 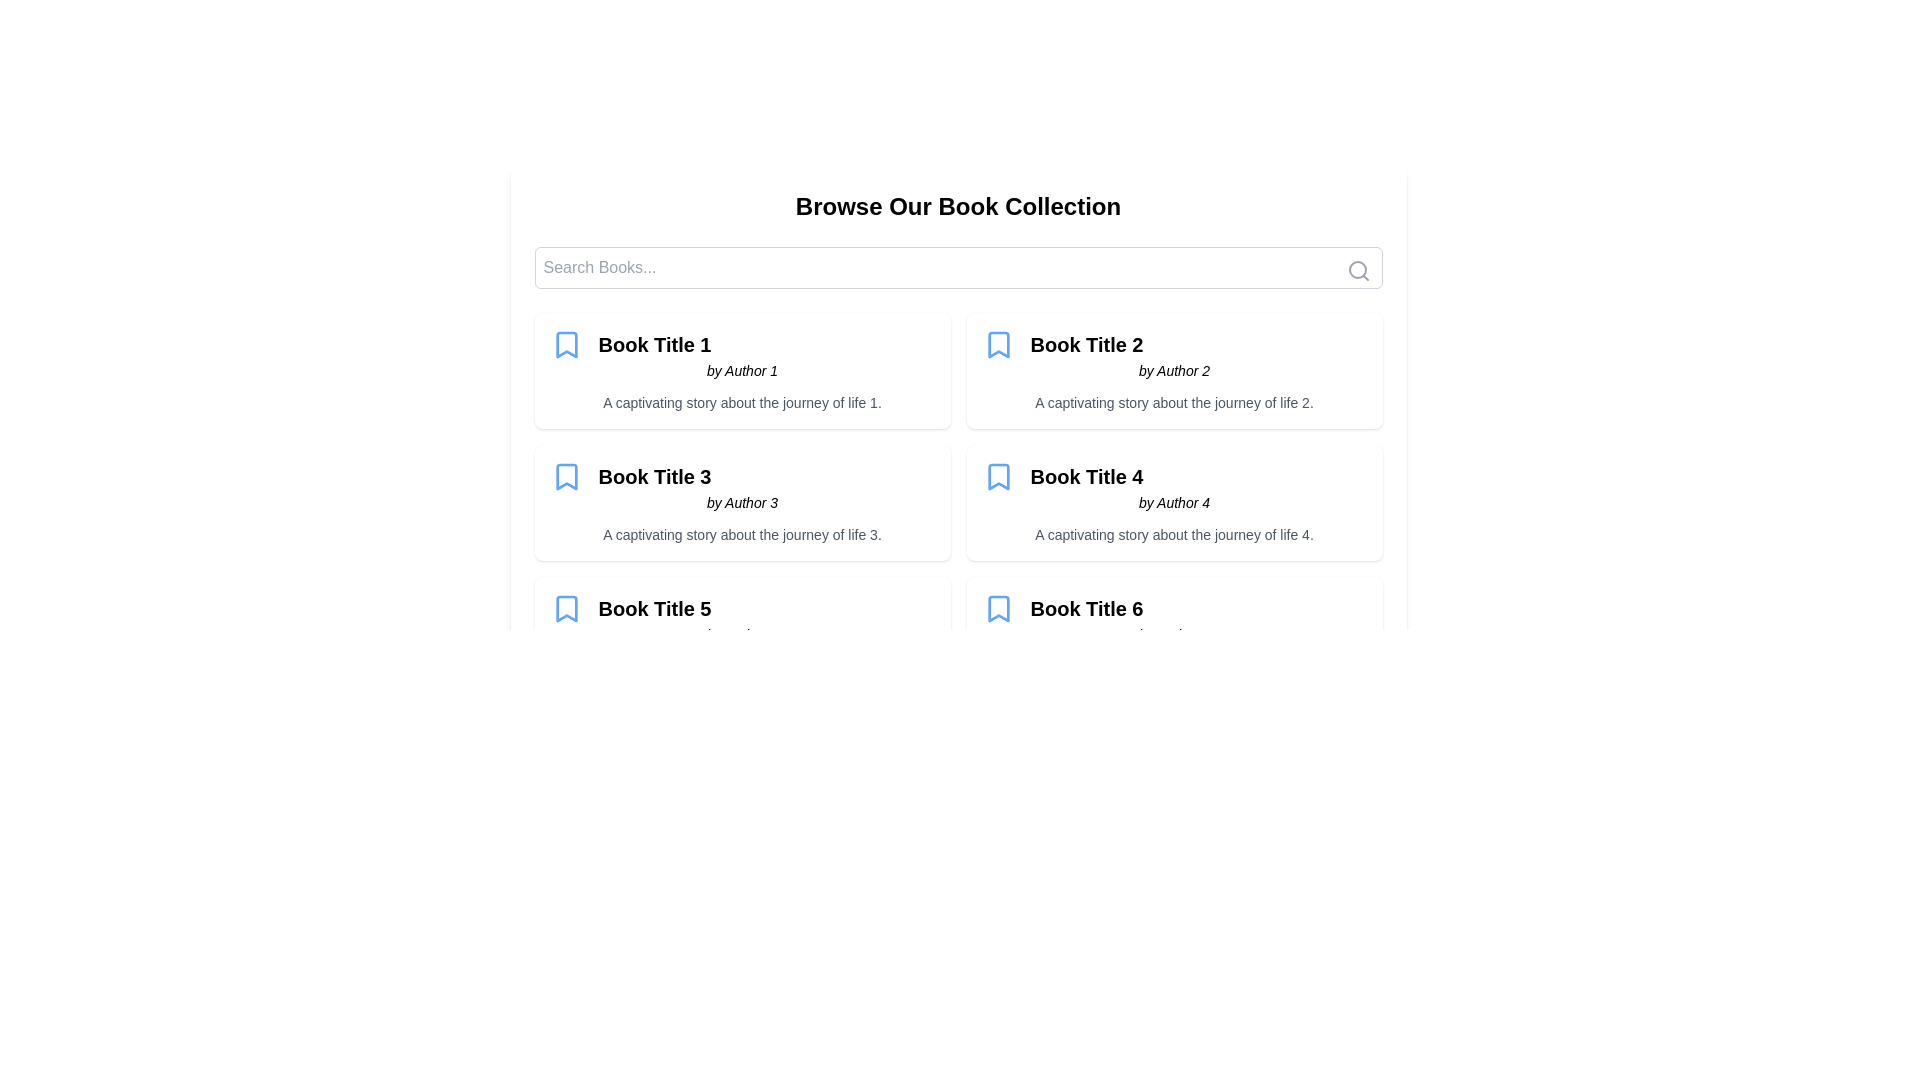 What do you see at coordinates (998, 477) in the screenshot?
I see `the bookmark-shaped icon in light blue color located to the left of 'Book Title 4'` at bounding box center [998, 477].